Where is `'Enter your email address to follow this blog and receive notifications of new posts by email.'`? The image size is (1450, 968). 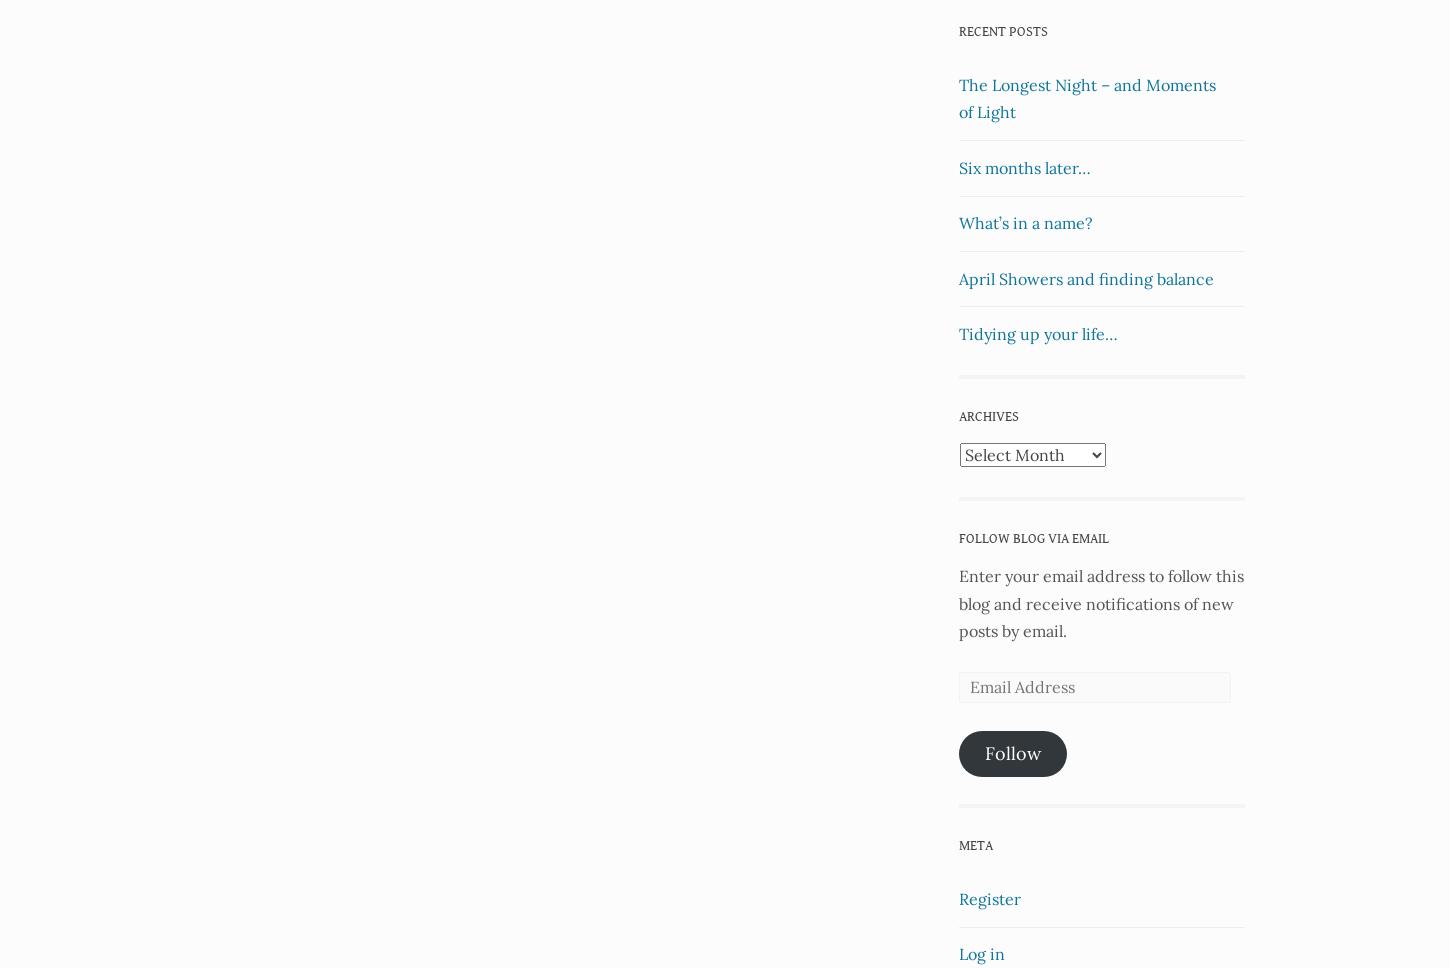
'Enter your email address to follow this blog and receive notifications of new posts by email.' is located at coordinates (1100, 602).